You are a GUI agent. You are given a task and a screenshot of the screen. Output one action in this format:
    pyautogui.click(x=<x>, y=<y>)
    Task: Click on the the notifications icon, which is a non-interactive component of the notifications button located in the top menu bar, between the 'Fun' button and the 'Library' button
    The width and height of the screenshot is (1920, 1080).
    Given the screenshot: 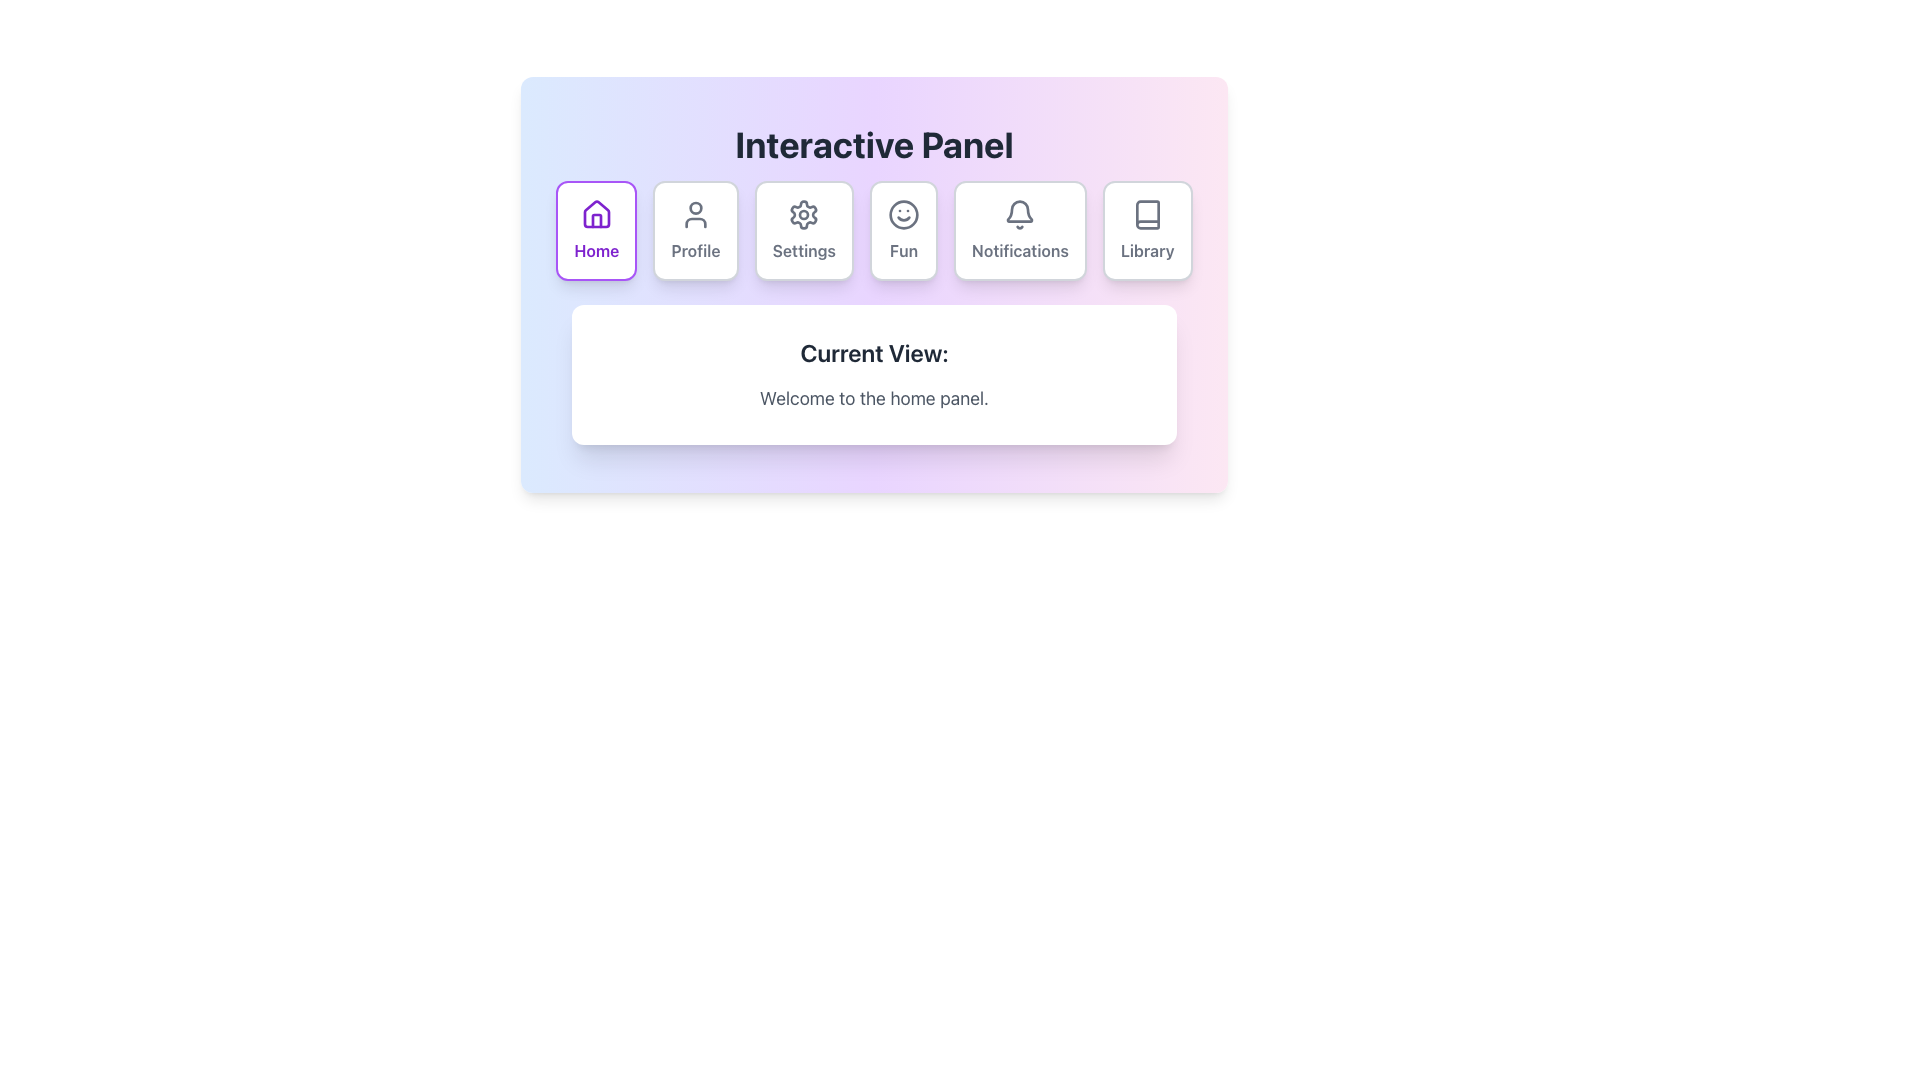 What is the action you would take?
    pyautogui.click(x=1020, y=211)
    